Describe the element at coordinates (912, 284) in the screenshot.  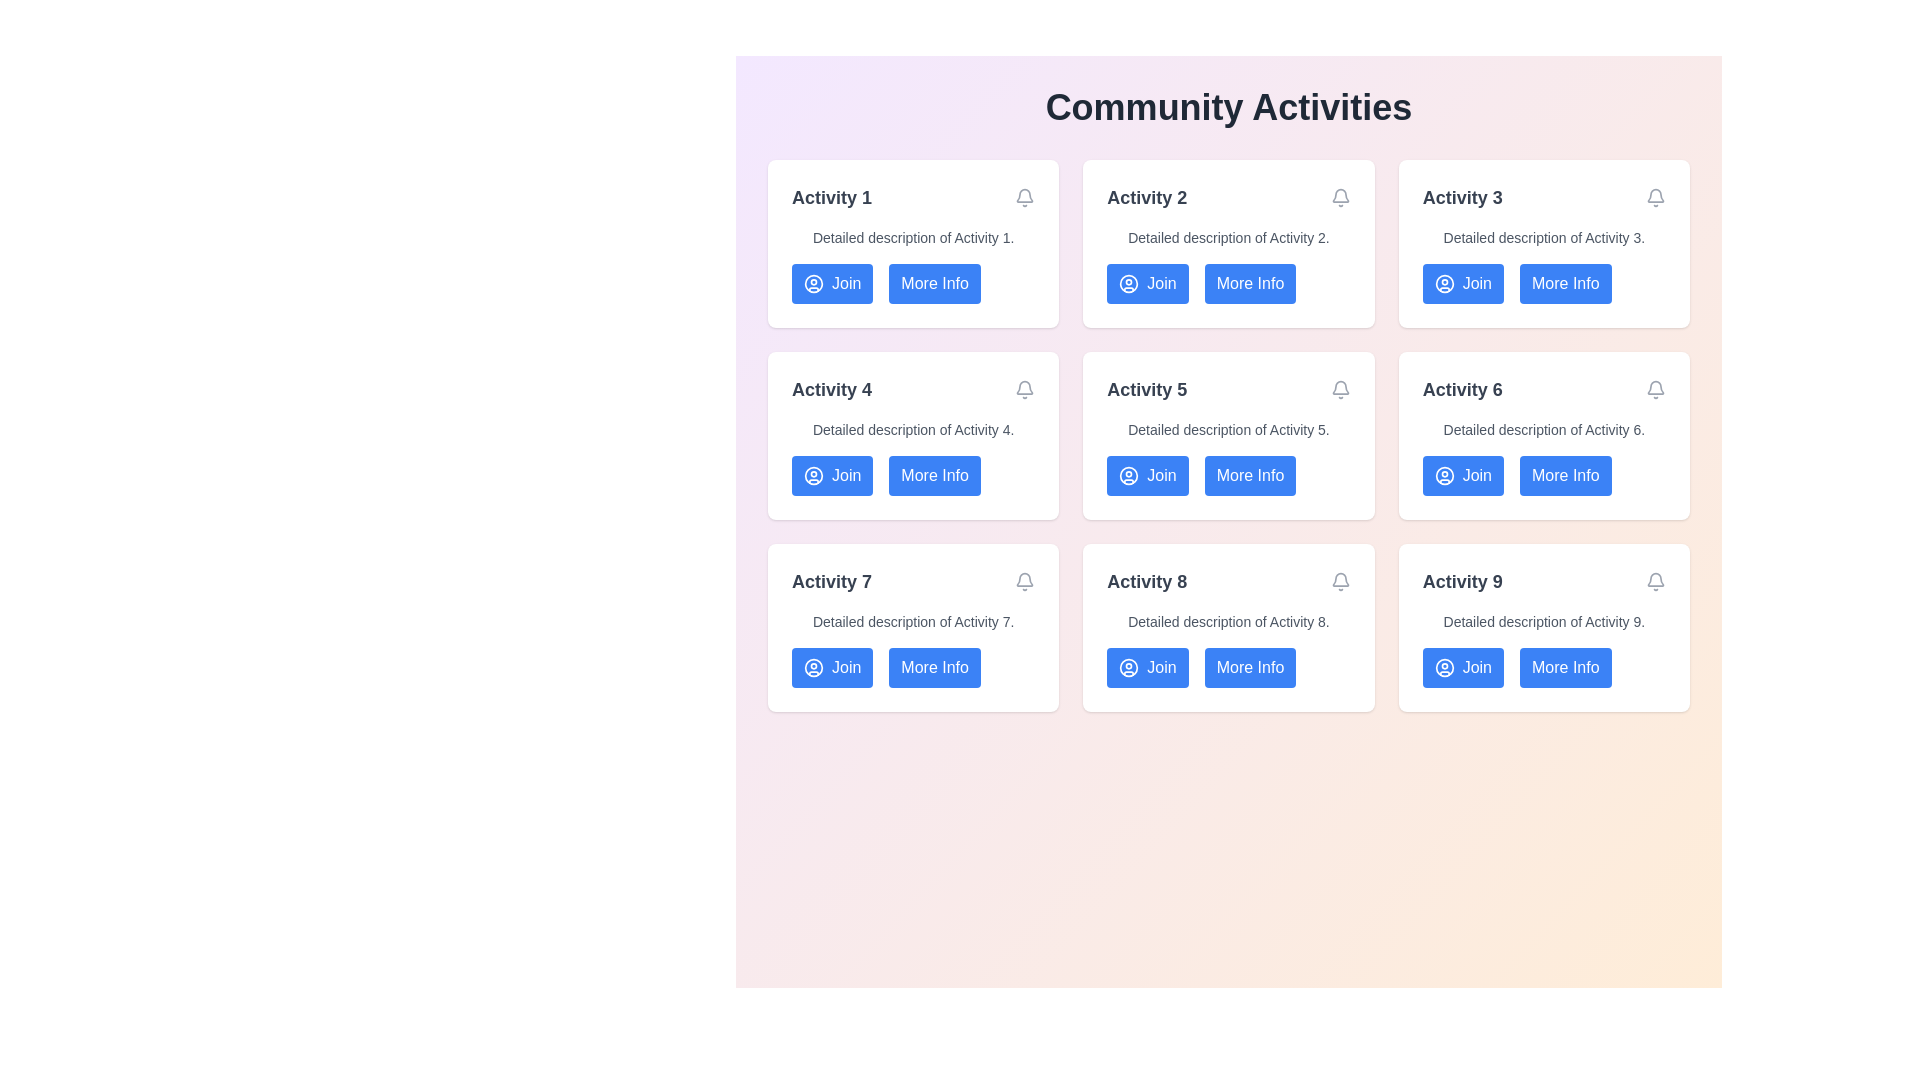
I see `the blue, rounded rectangle button labeled 'More Info' to activate the hover effect` at that location.